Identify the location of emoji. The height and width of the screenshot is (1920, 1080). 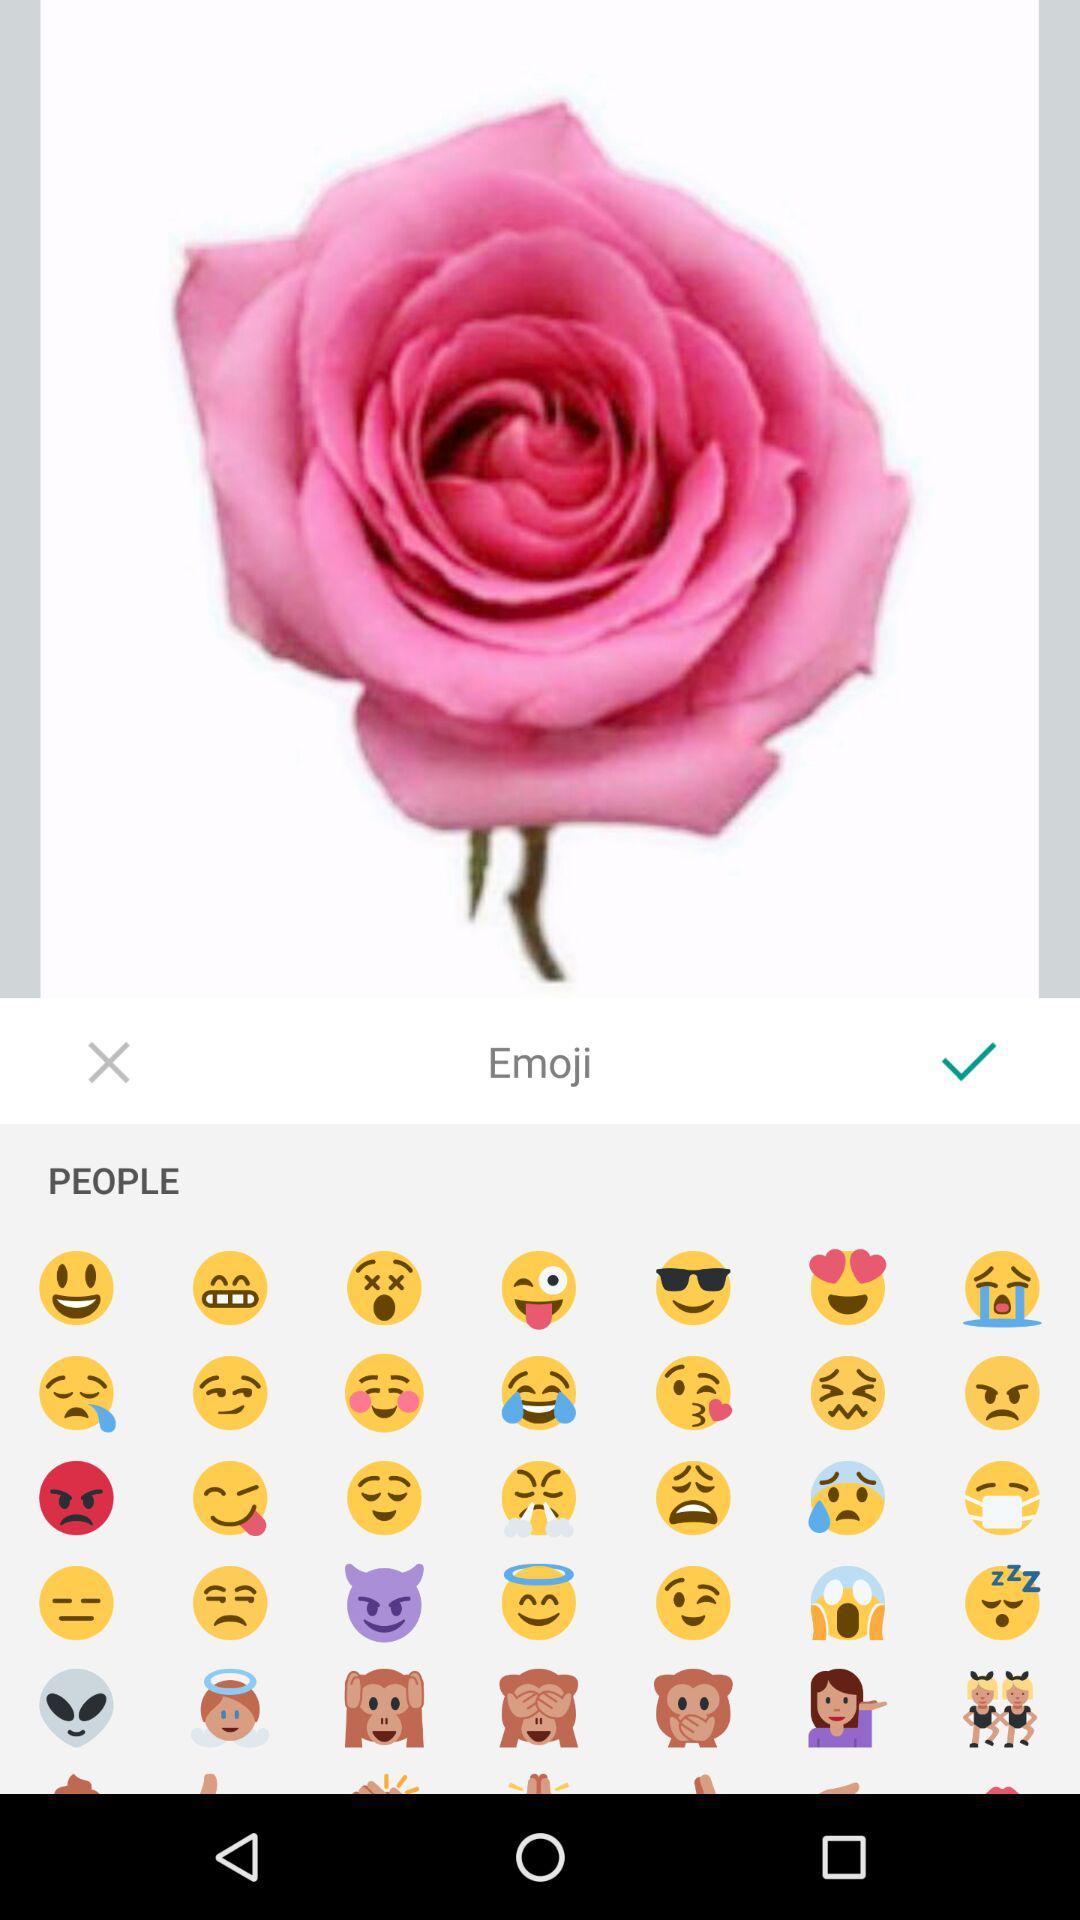
(692, 1498).